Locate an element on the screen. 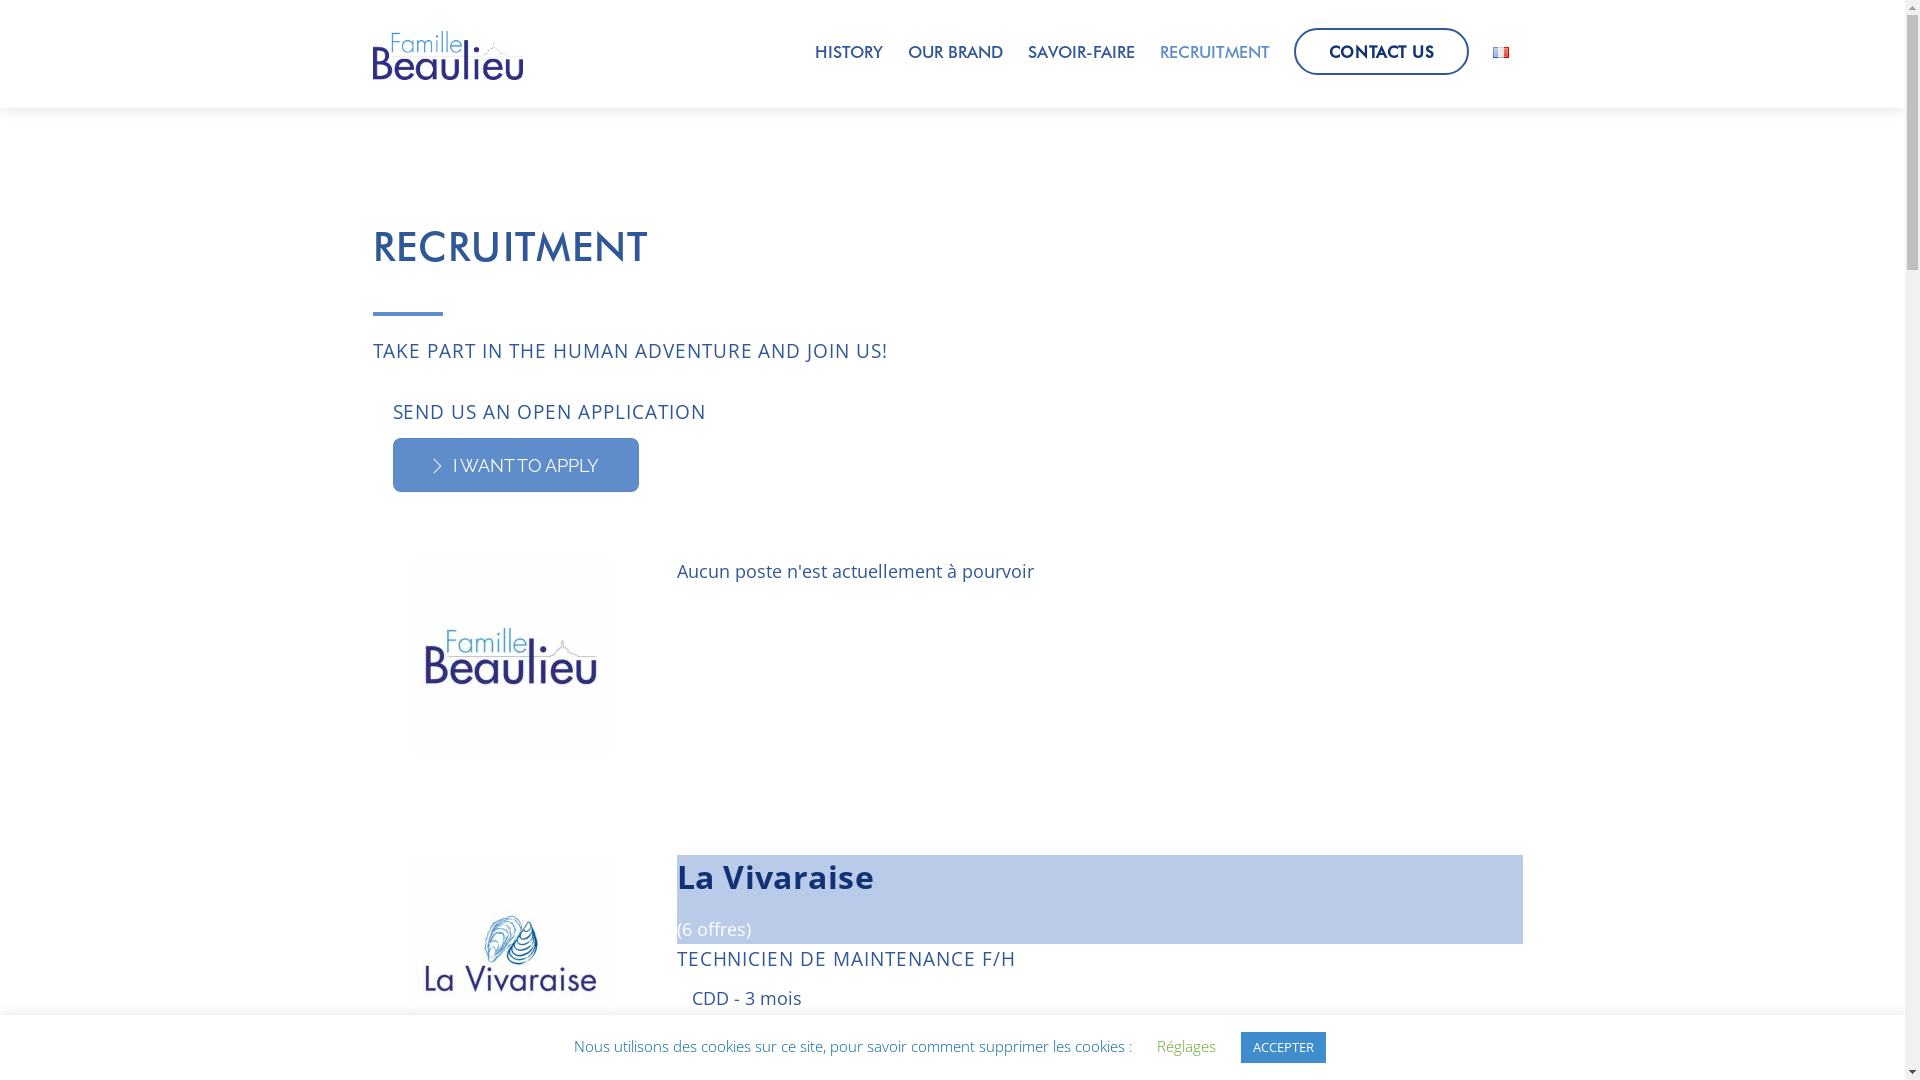 This screenshot has height=1080, width=1920. 'Famille Beaulieu' is located at coordinates (445, 69).